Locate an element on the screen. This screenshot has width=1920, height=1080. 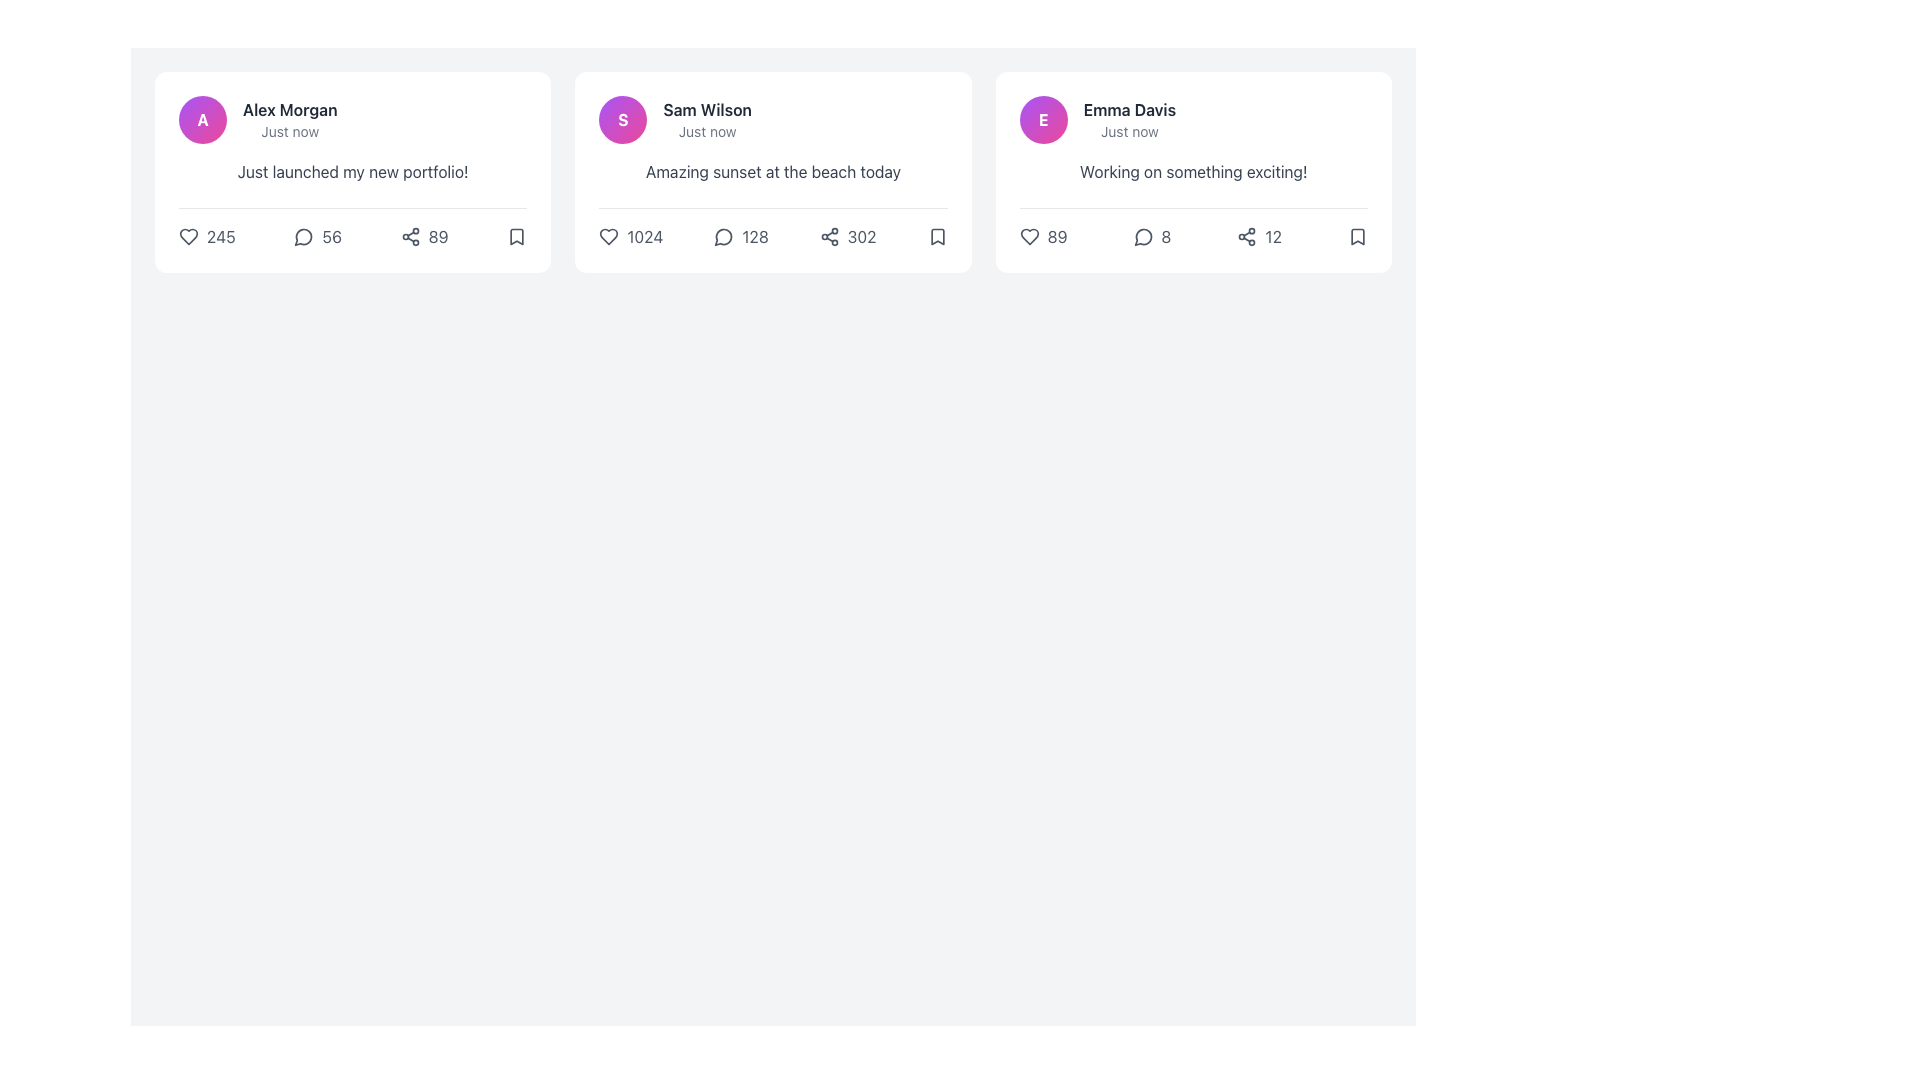
share count displayed on the text label located to the right of the share icon in the second card layout for the post by Sam Wilson is located at coordinates (862, 235).